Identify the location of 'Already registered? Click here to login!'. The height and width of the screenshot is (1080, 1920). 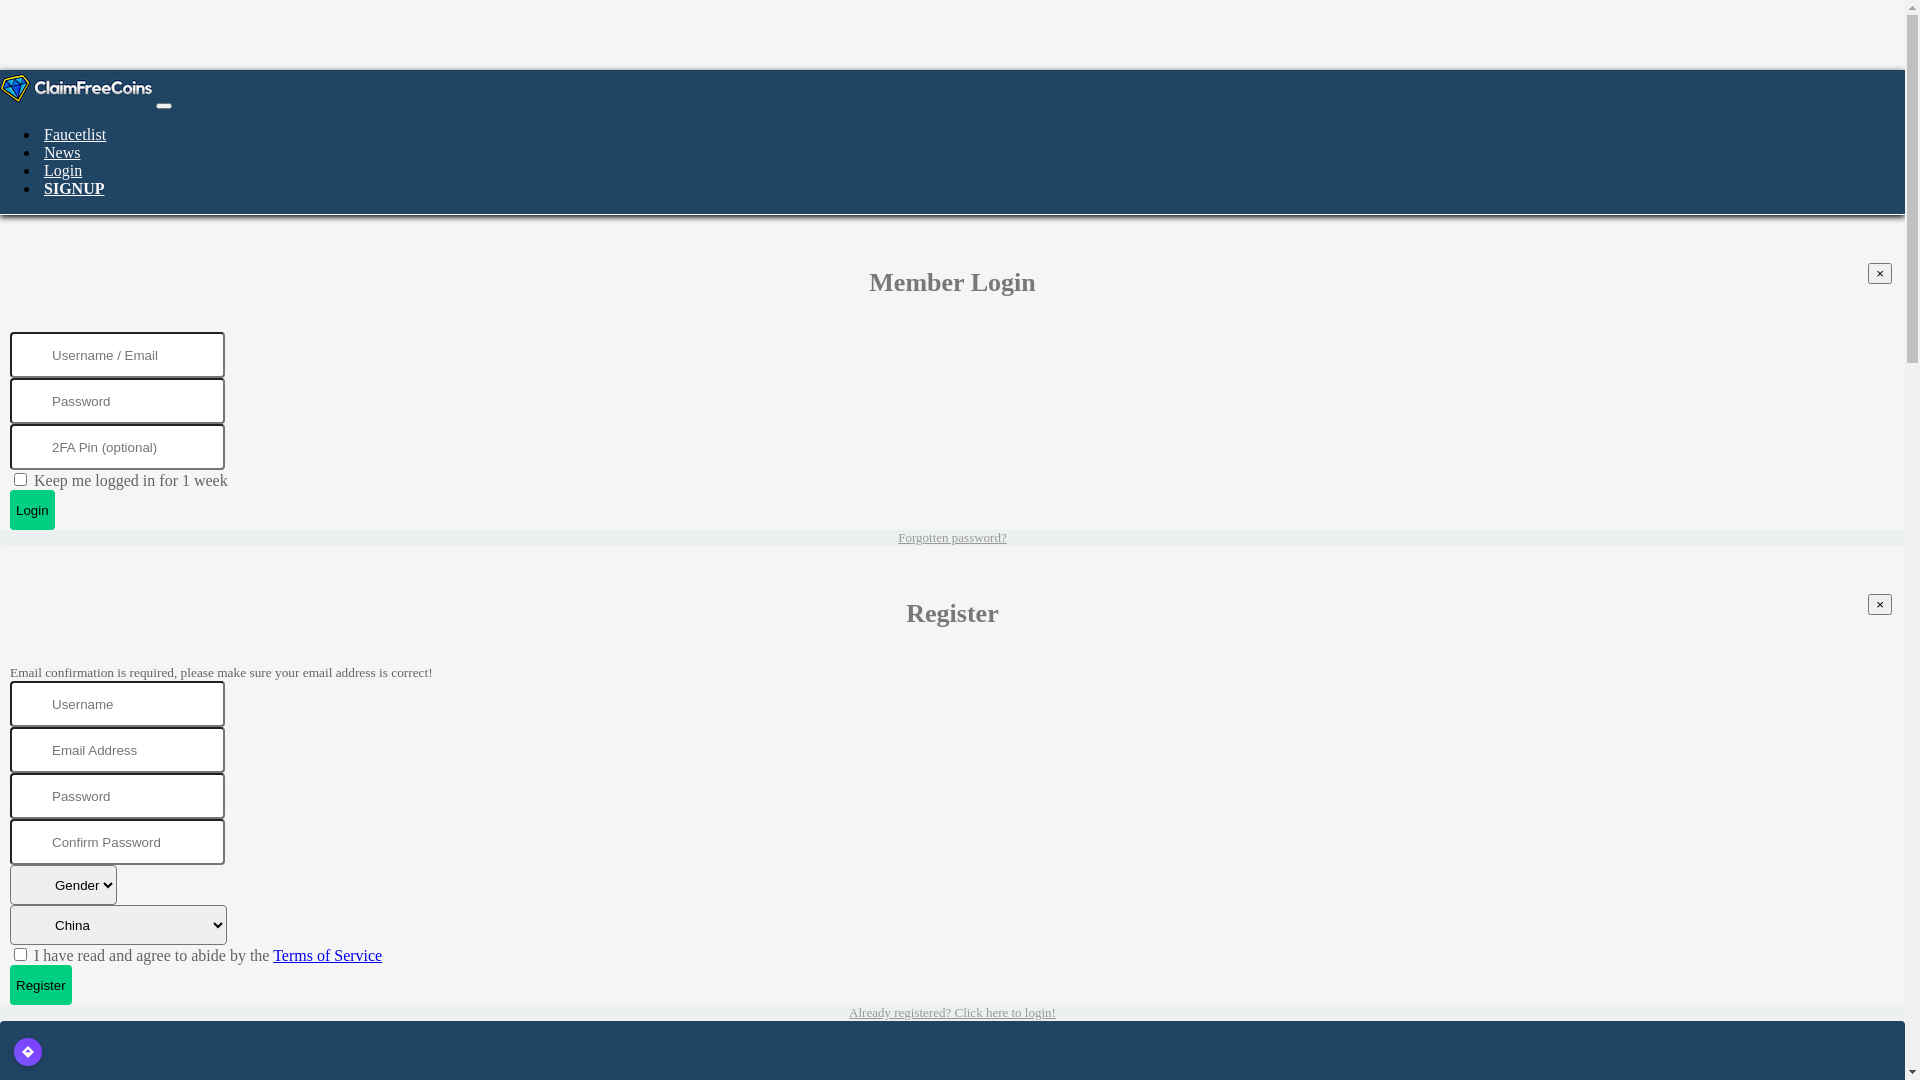
(951, 1012).